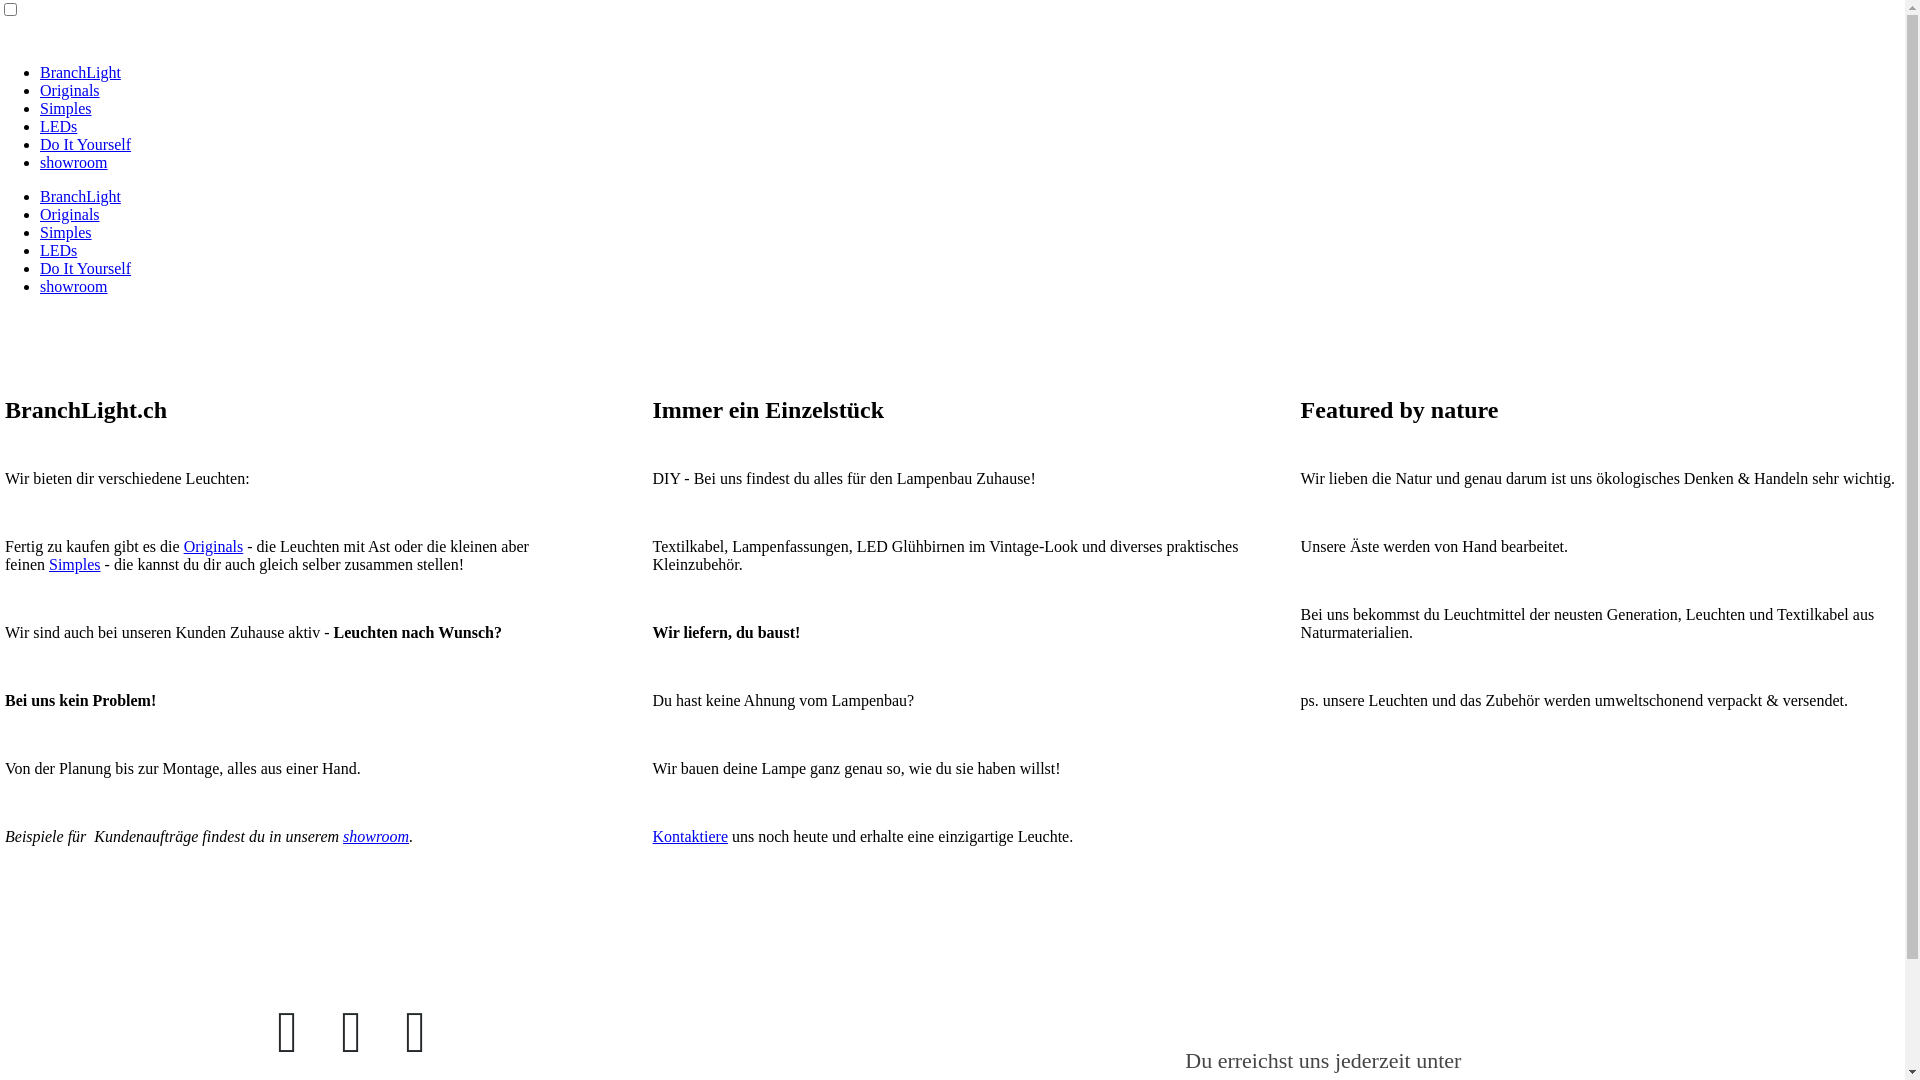 Image resolution: width=1920 pixels, height=1080 pixels. I want to click on 'Simples', so click(66, 108).